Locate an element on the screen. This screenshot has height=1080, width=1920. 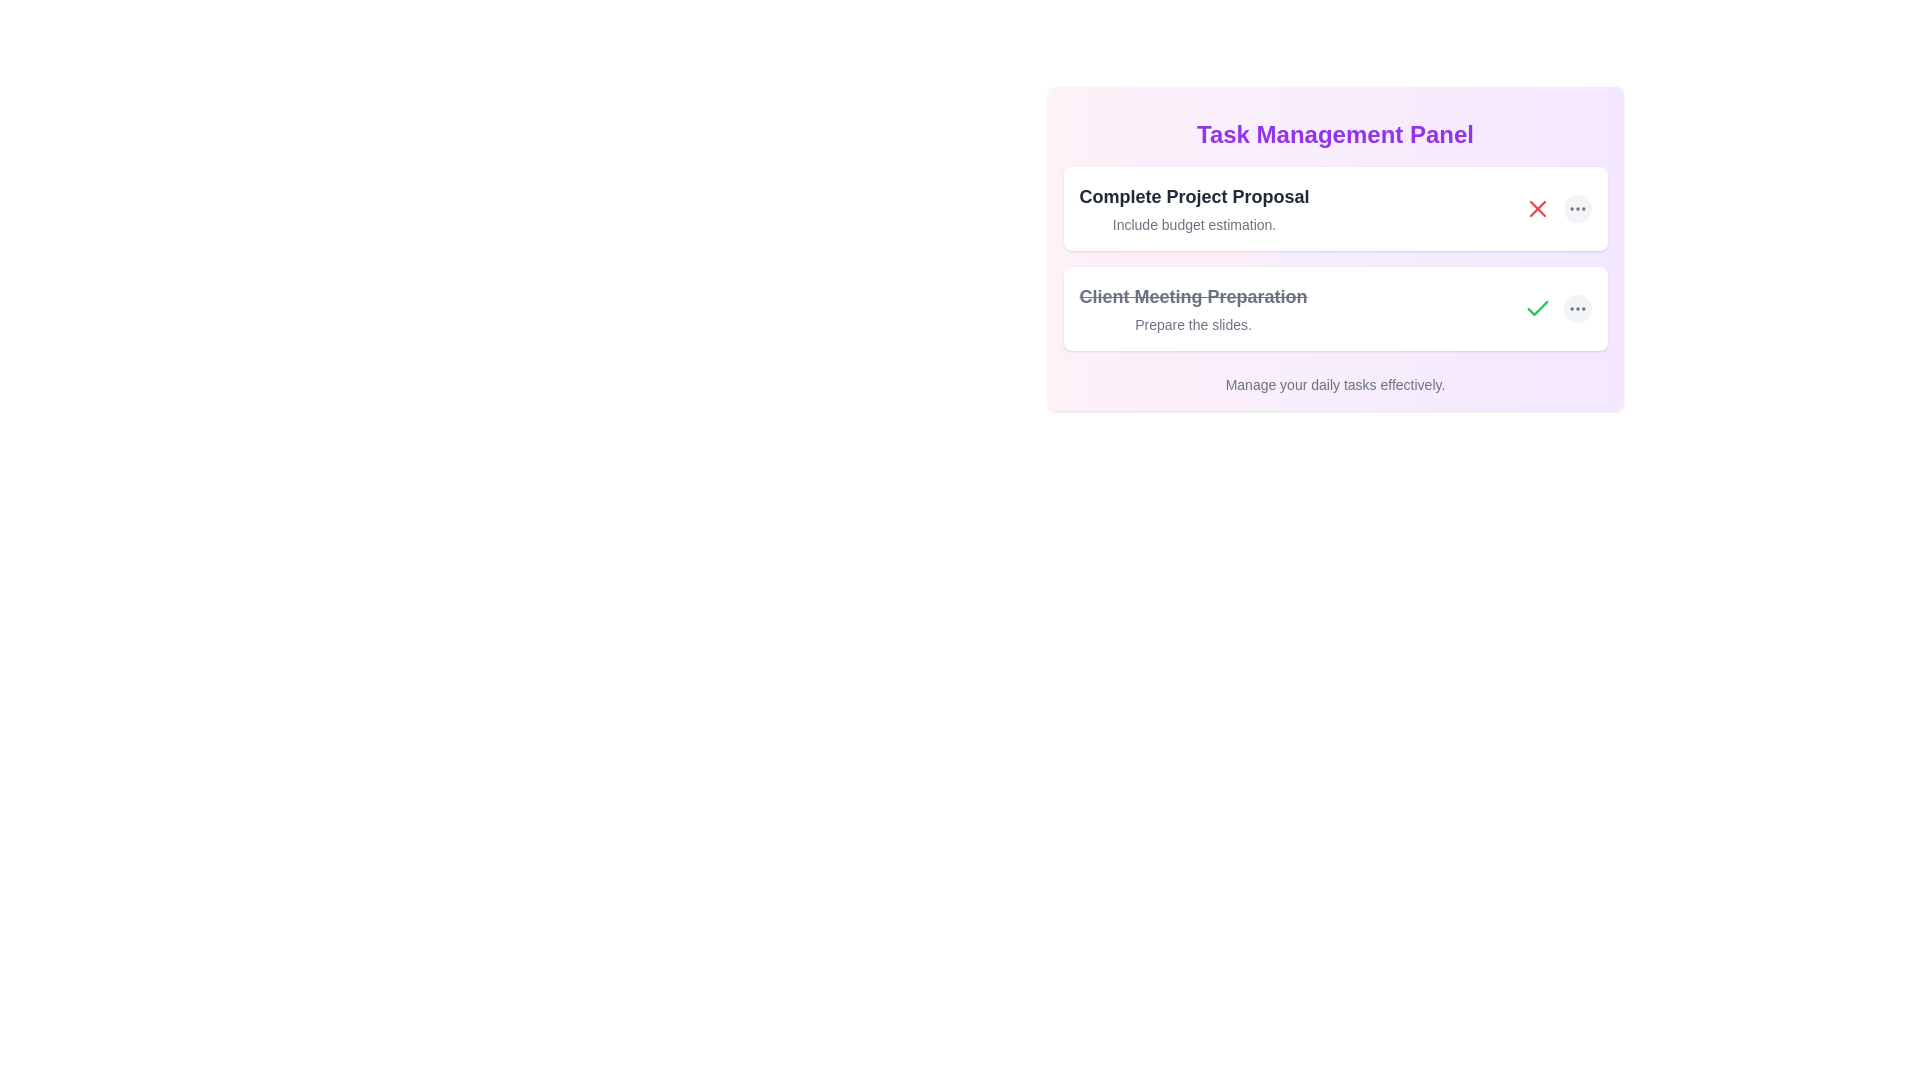
the delete icon button located in the upper portion of the Task Management Panel, to the right of the 'Complete Project Proposal' text block is located at coordinates (1536, 208).